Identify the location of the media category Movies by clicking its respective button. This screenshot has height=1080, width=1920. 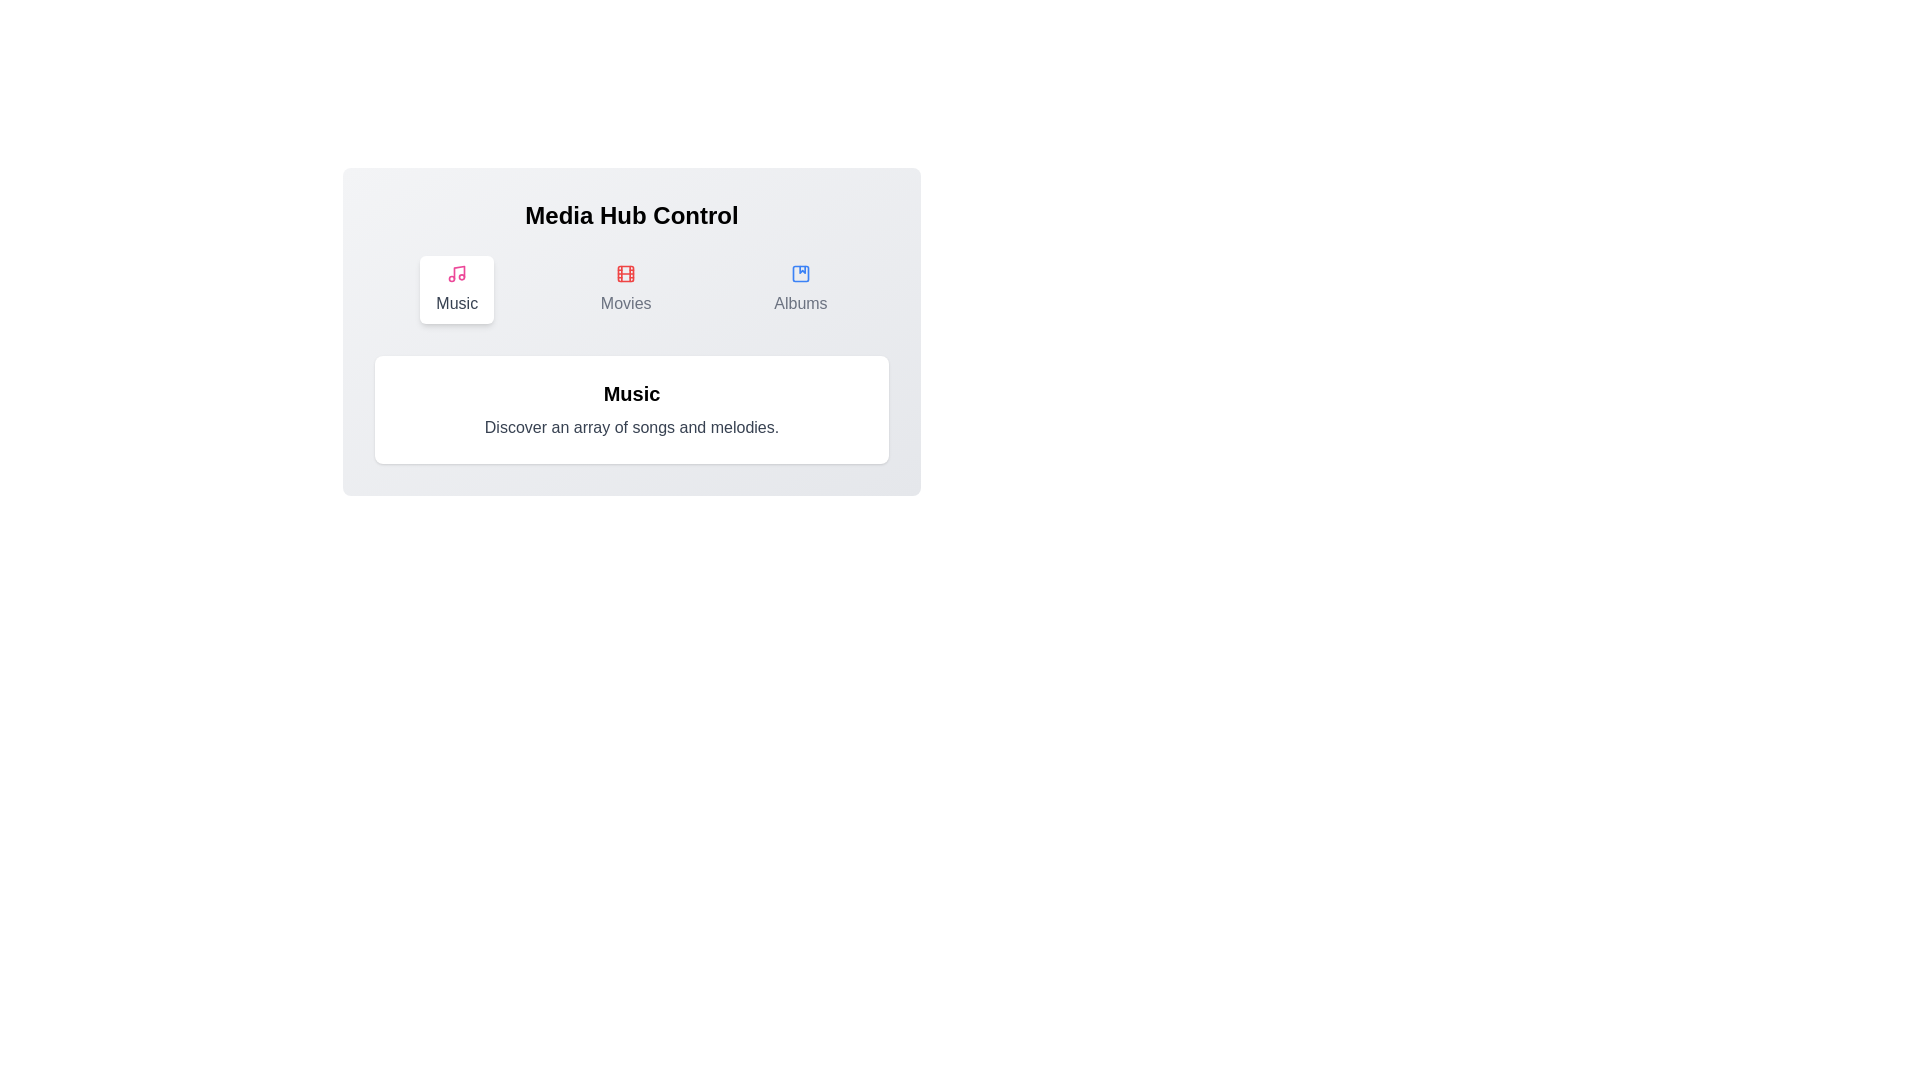
(625, 289).